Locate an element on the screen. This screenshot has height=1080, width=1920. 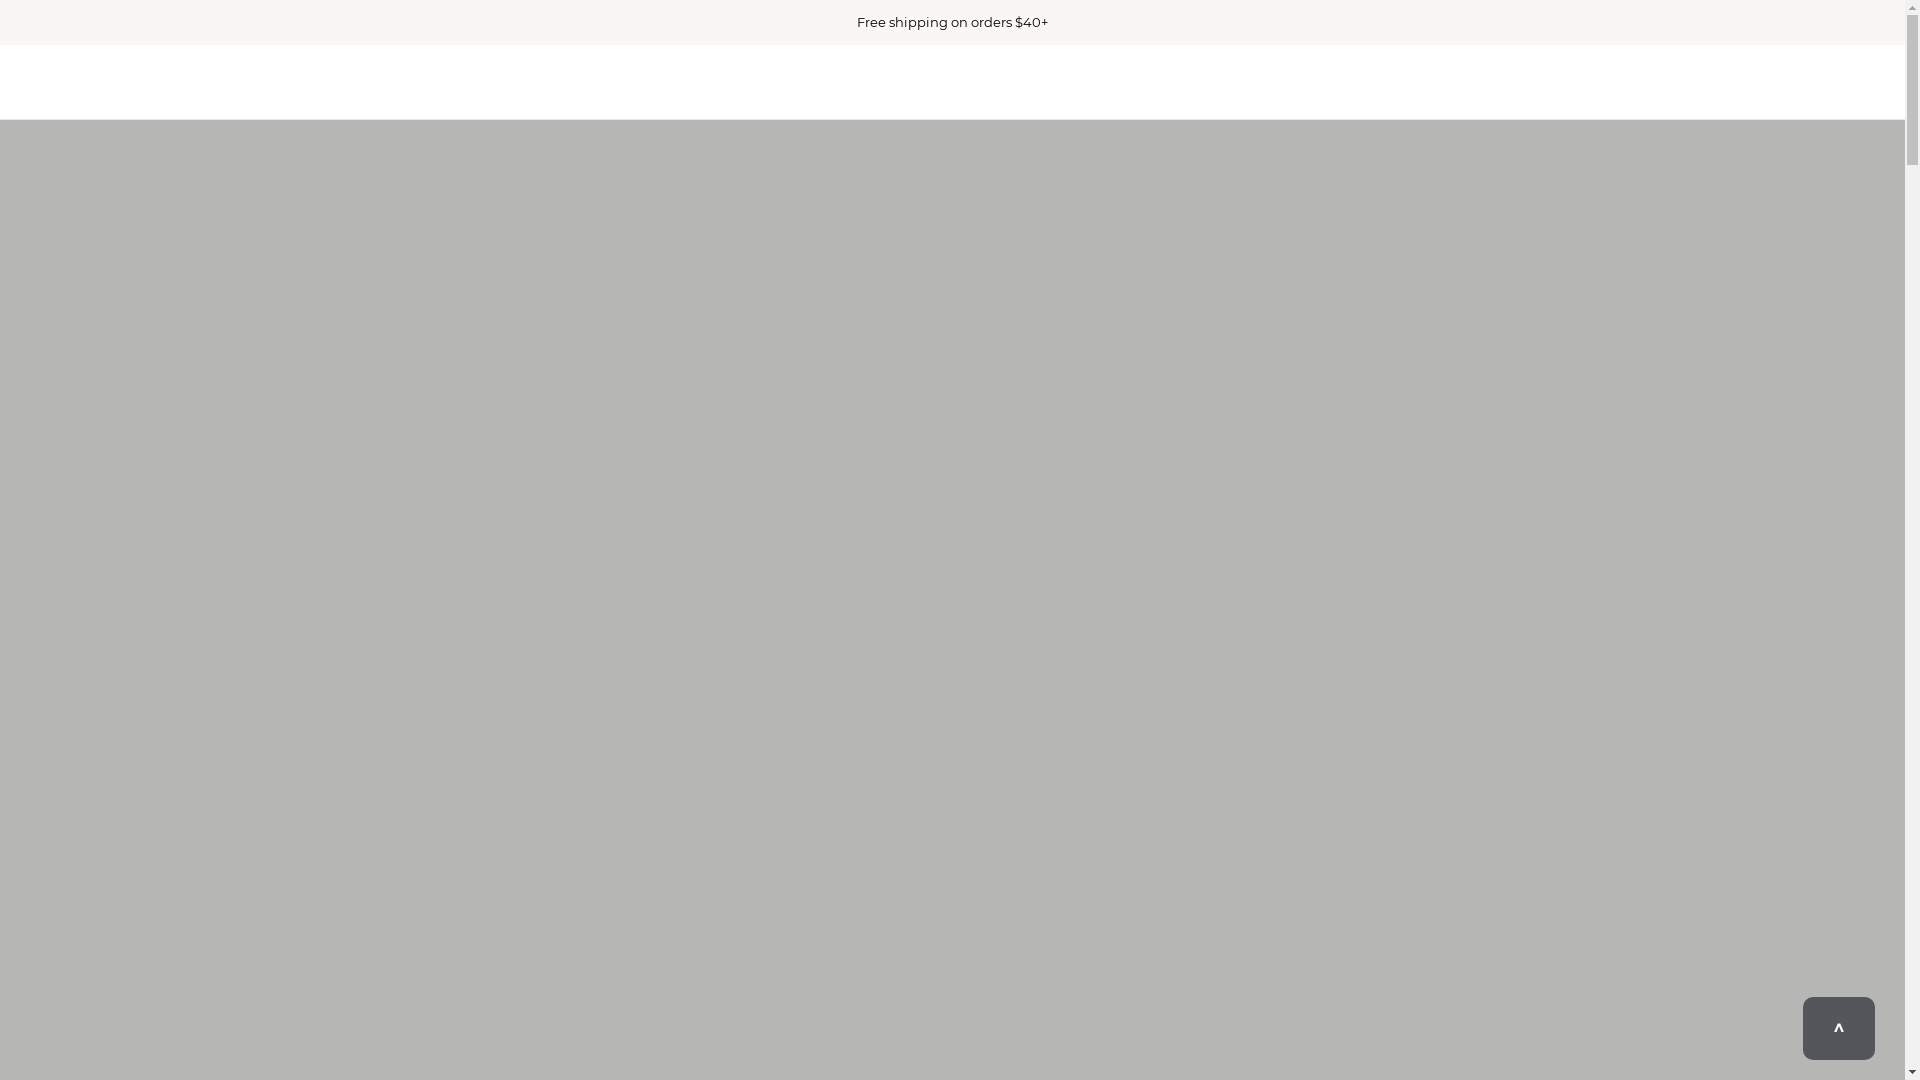
'^' is located at coordinates (1803, 1028).